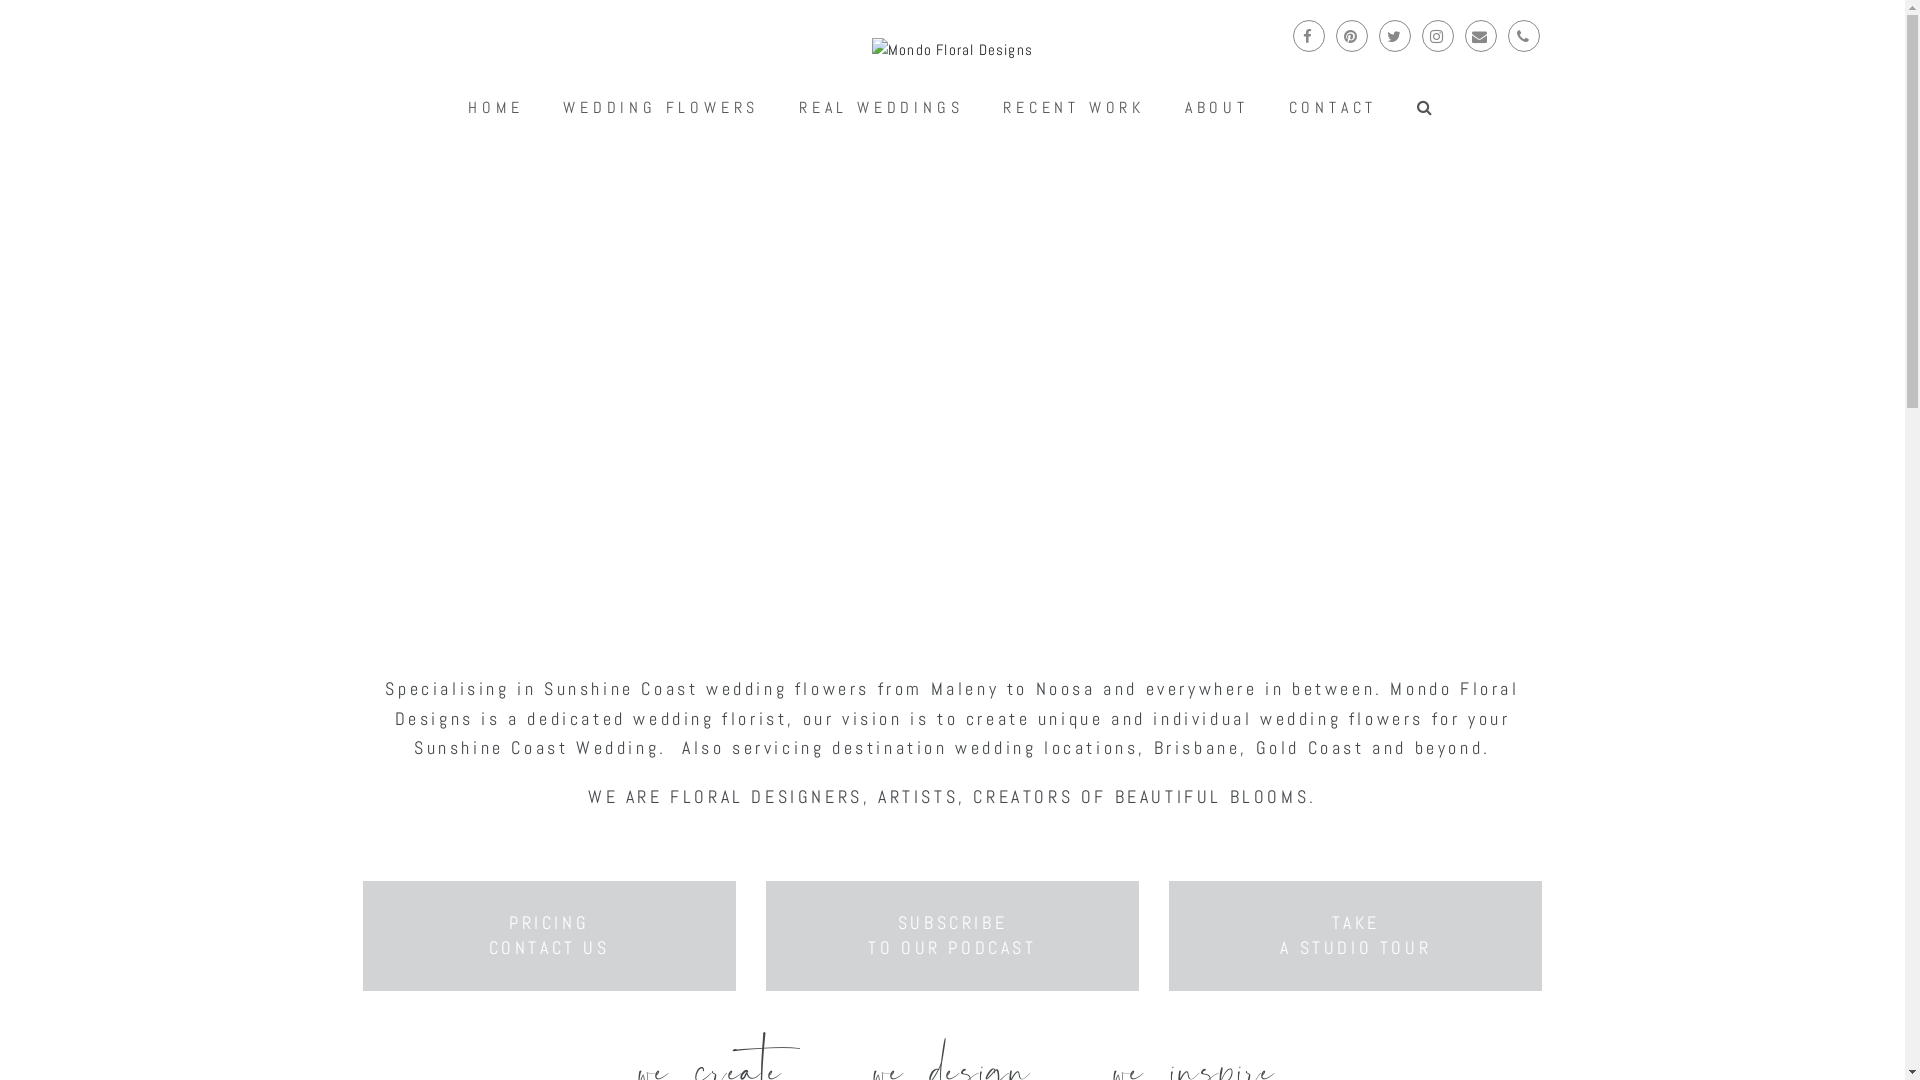 This screenshot has width=1920, height=1080. What do you see at coordinates (1308, 35) in the screenshot?
I see `'Facebook'` at bounding box center [1308, 35].